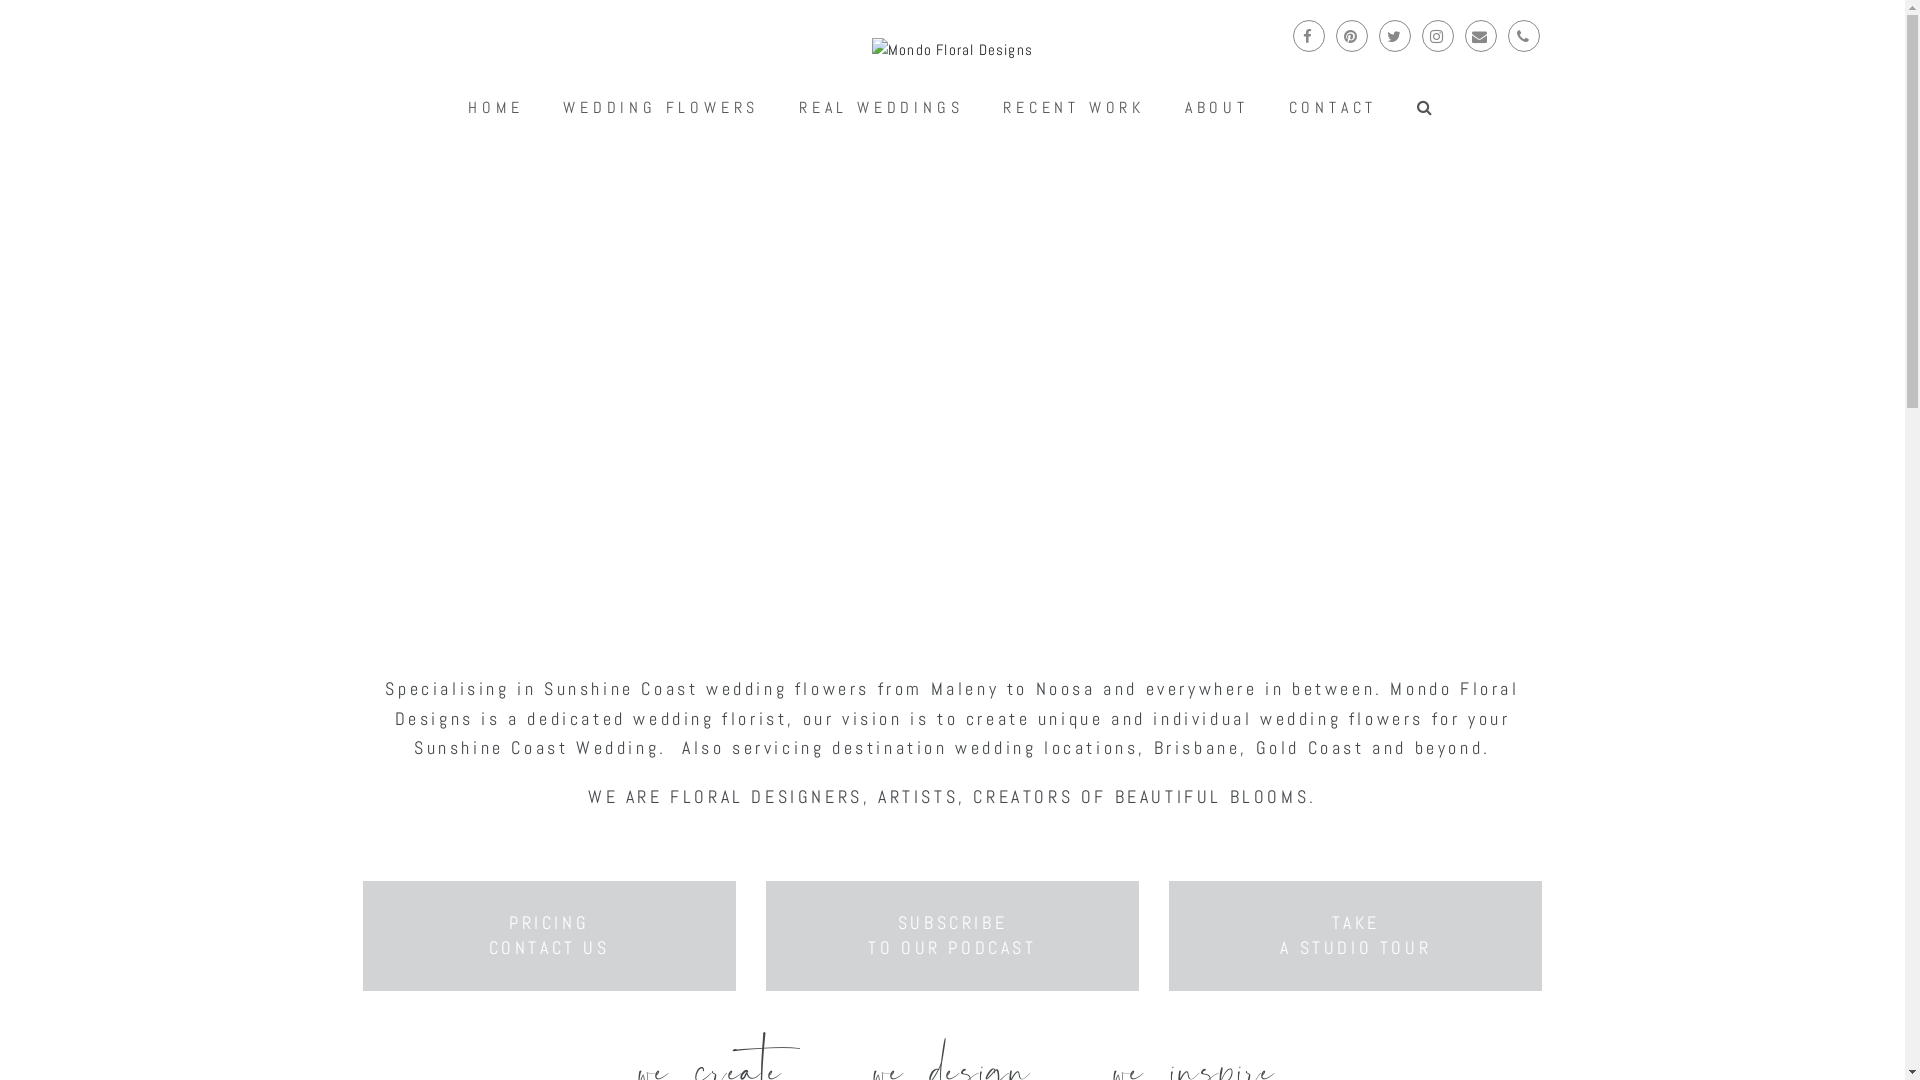 This screenshot has width=1920, height=1080. What do you see at coordinates (1308, 35) in the screenshot?
I see `'Facebook'` at bounding box center [1308, 35].